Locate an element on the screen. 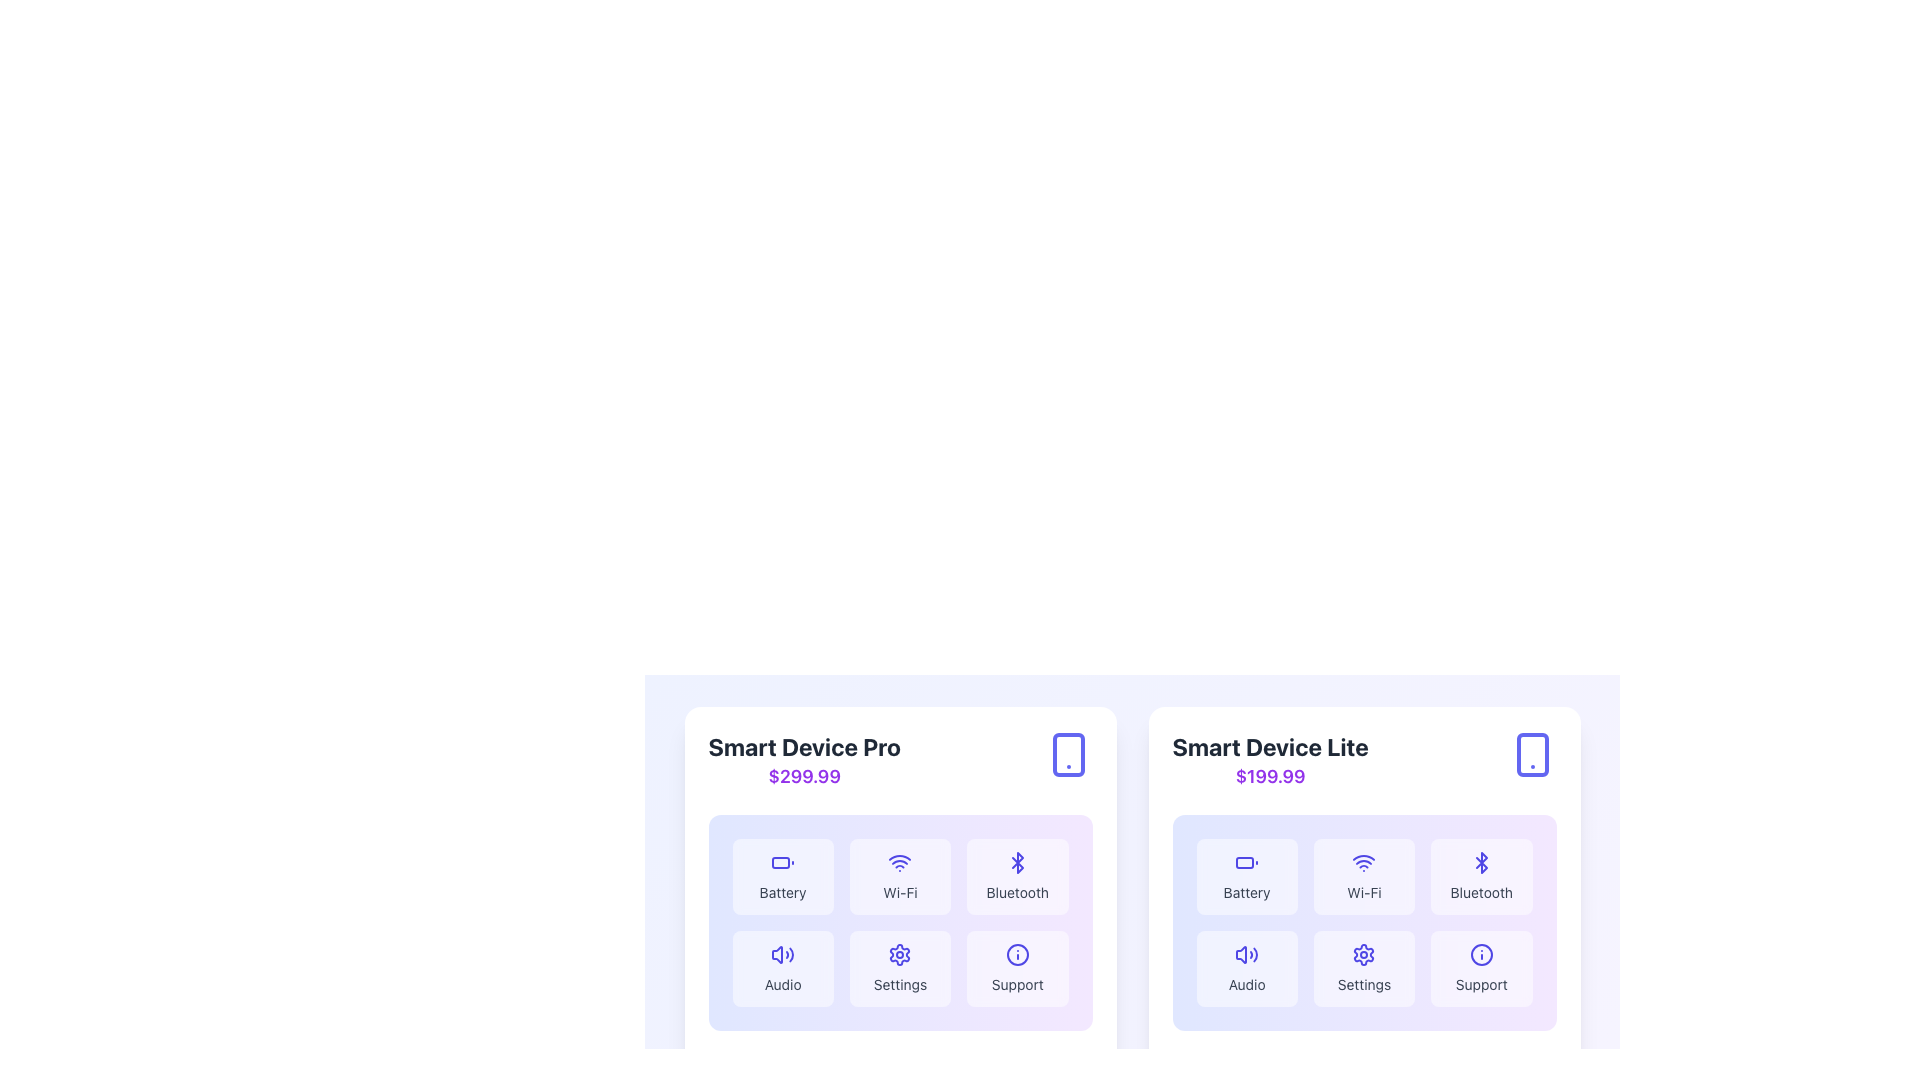 The width and height of the screenshot is (1920, 1080). text from the label positioned beneath the gear icon in the 'Smart Device Lite' card, which serves as a descriptor for settings functionality is located at coordinates (1363, 983).